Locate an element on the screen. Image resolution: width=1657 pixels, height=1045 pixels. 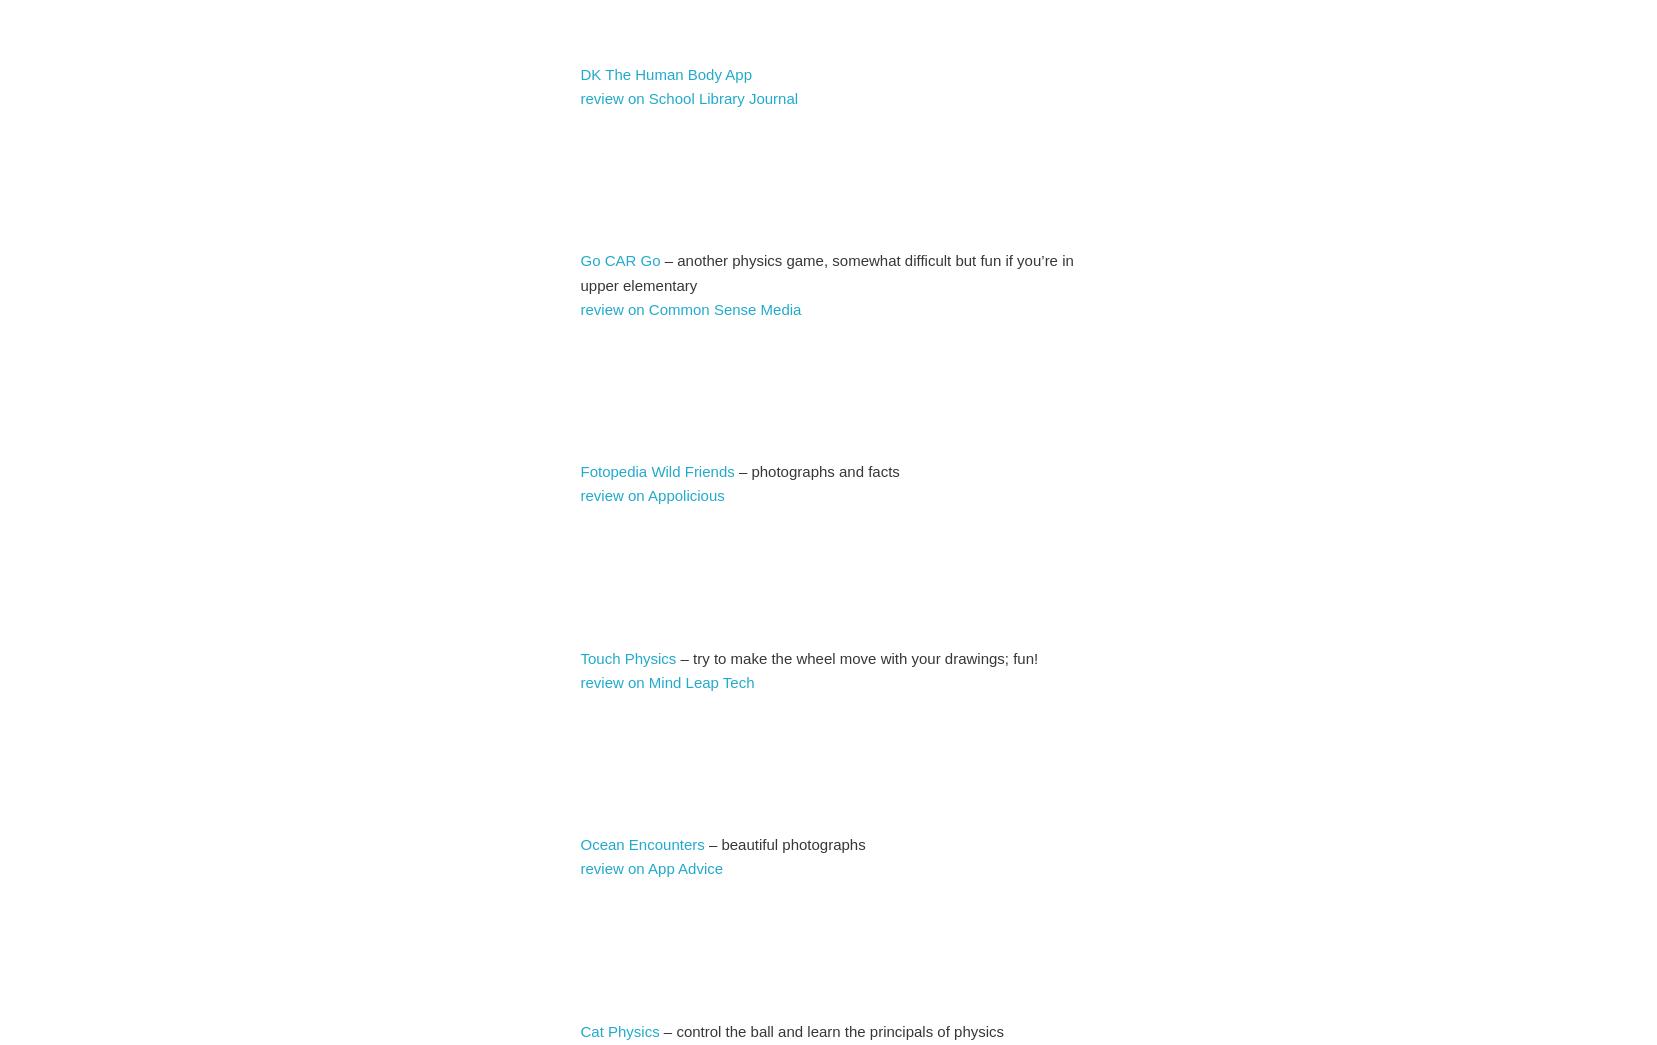
'Go CAR Go' is located at coordinates (620, 259).